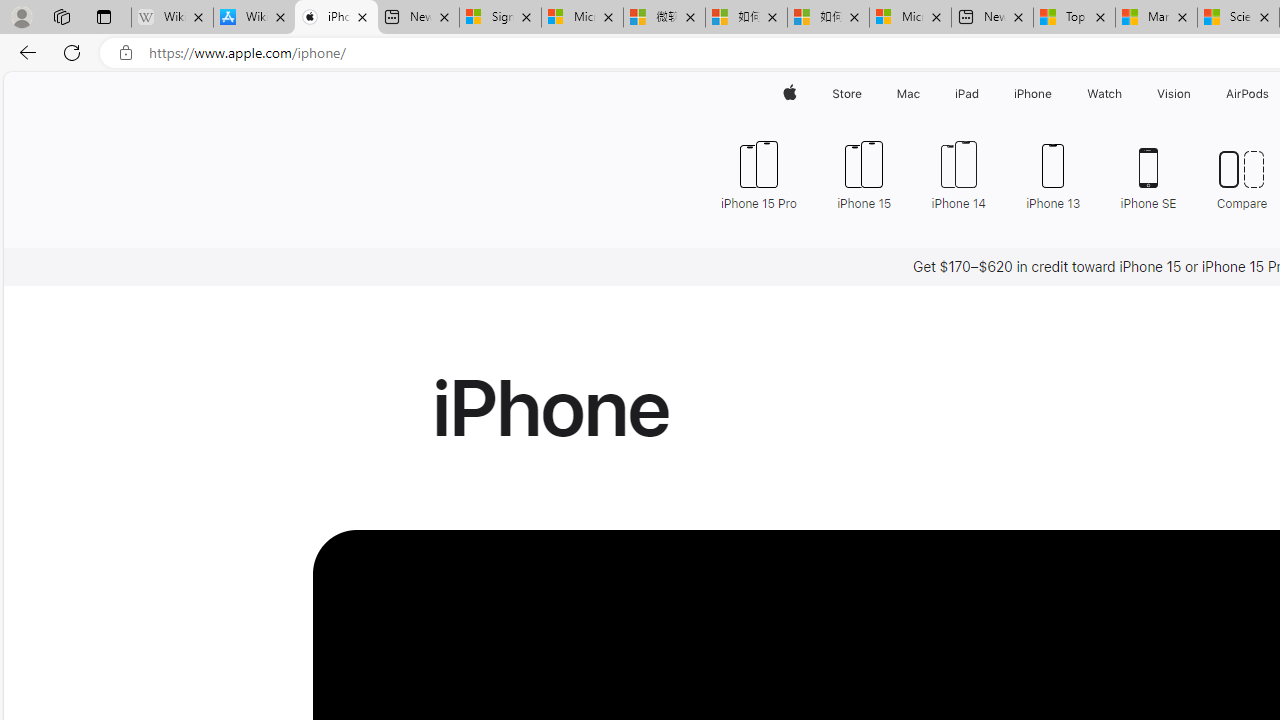 The image size is (1280, 720). I want to click on 'iPhone 15 Pro', so click(757, 172).